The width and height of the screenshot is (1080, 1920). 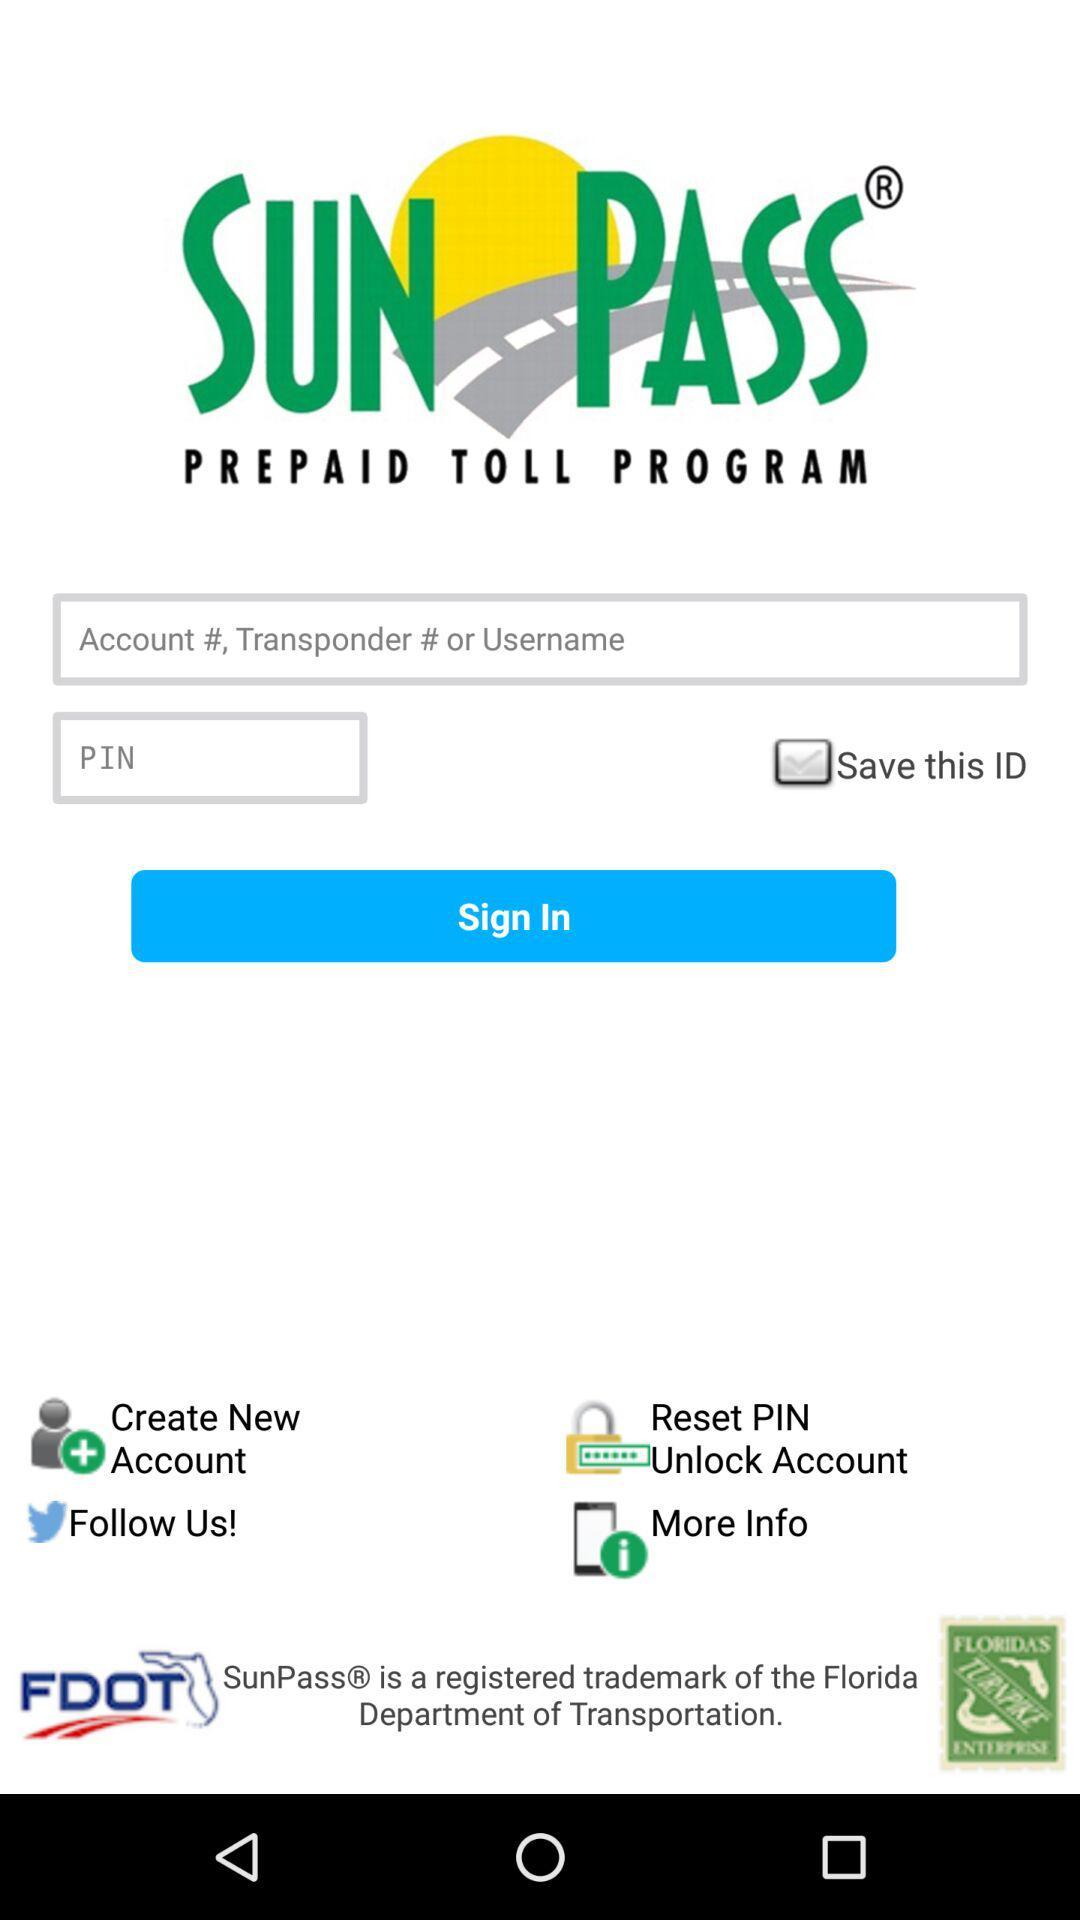 I want to click on item above sign in icon, so click(x=897, y=763).